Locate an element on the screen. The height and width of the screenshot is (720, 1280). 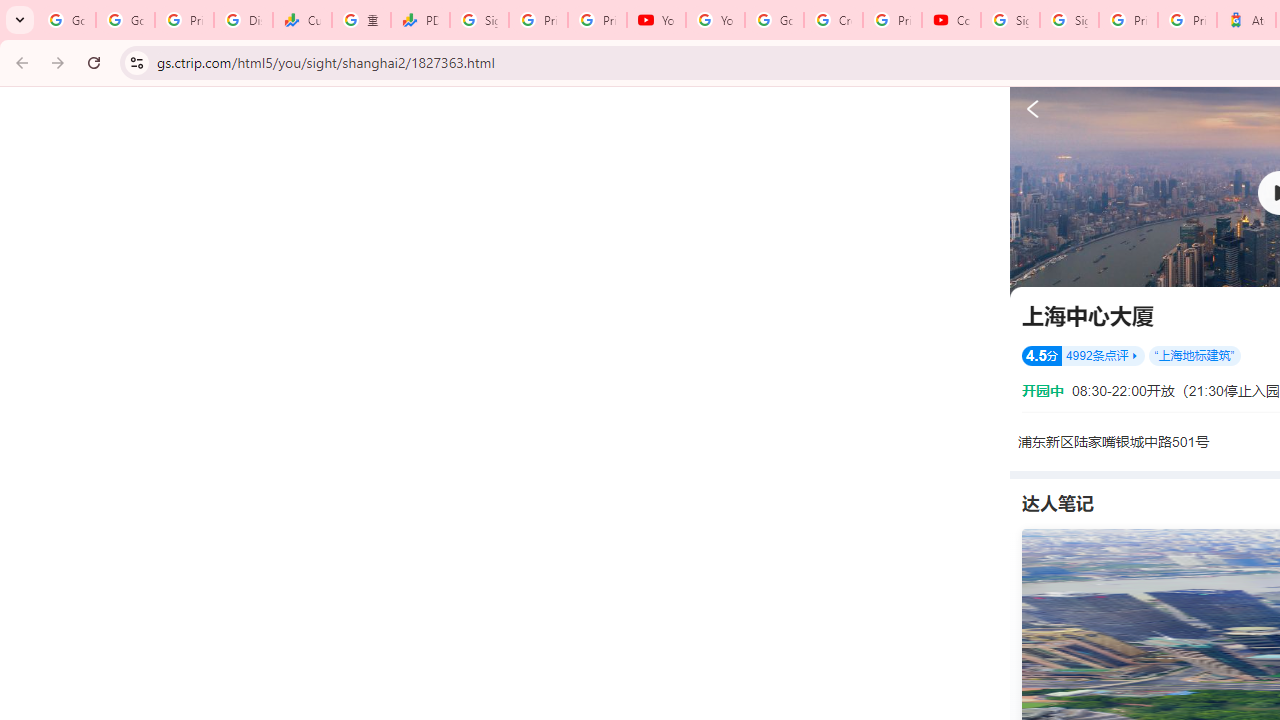
'Create your Google Account' is located at coordinates (833, 20).